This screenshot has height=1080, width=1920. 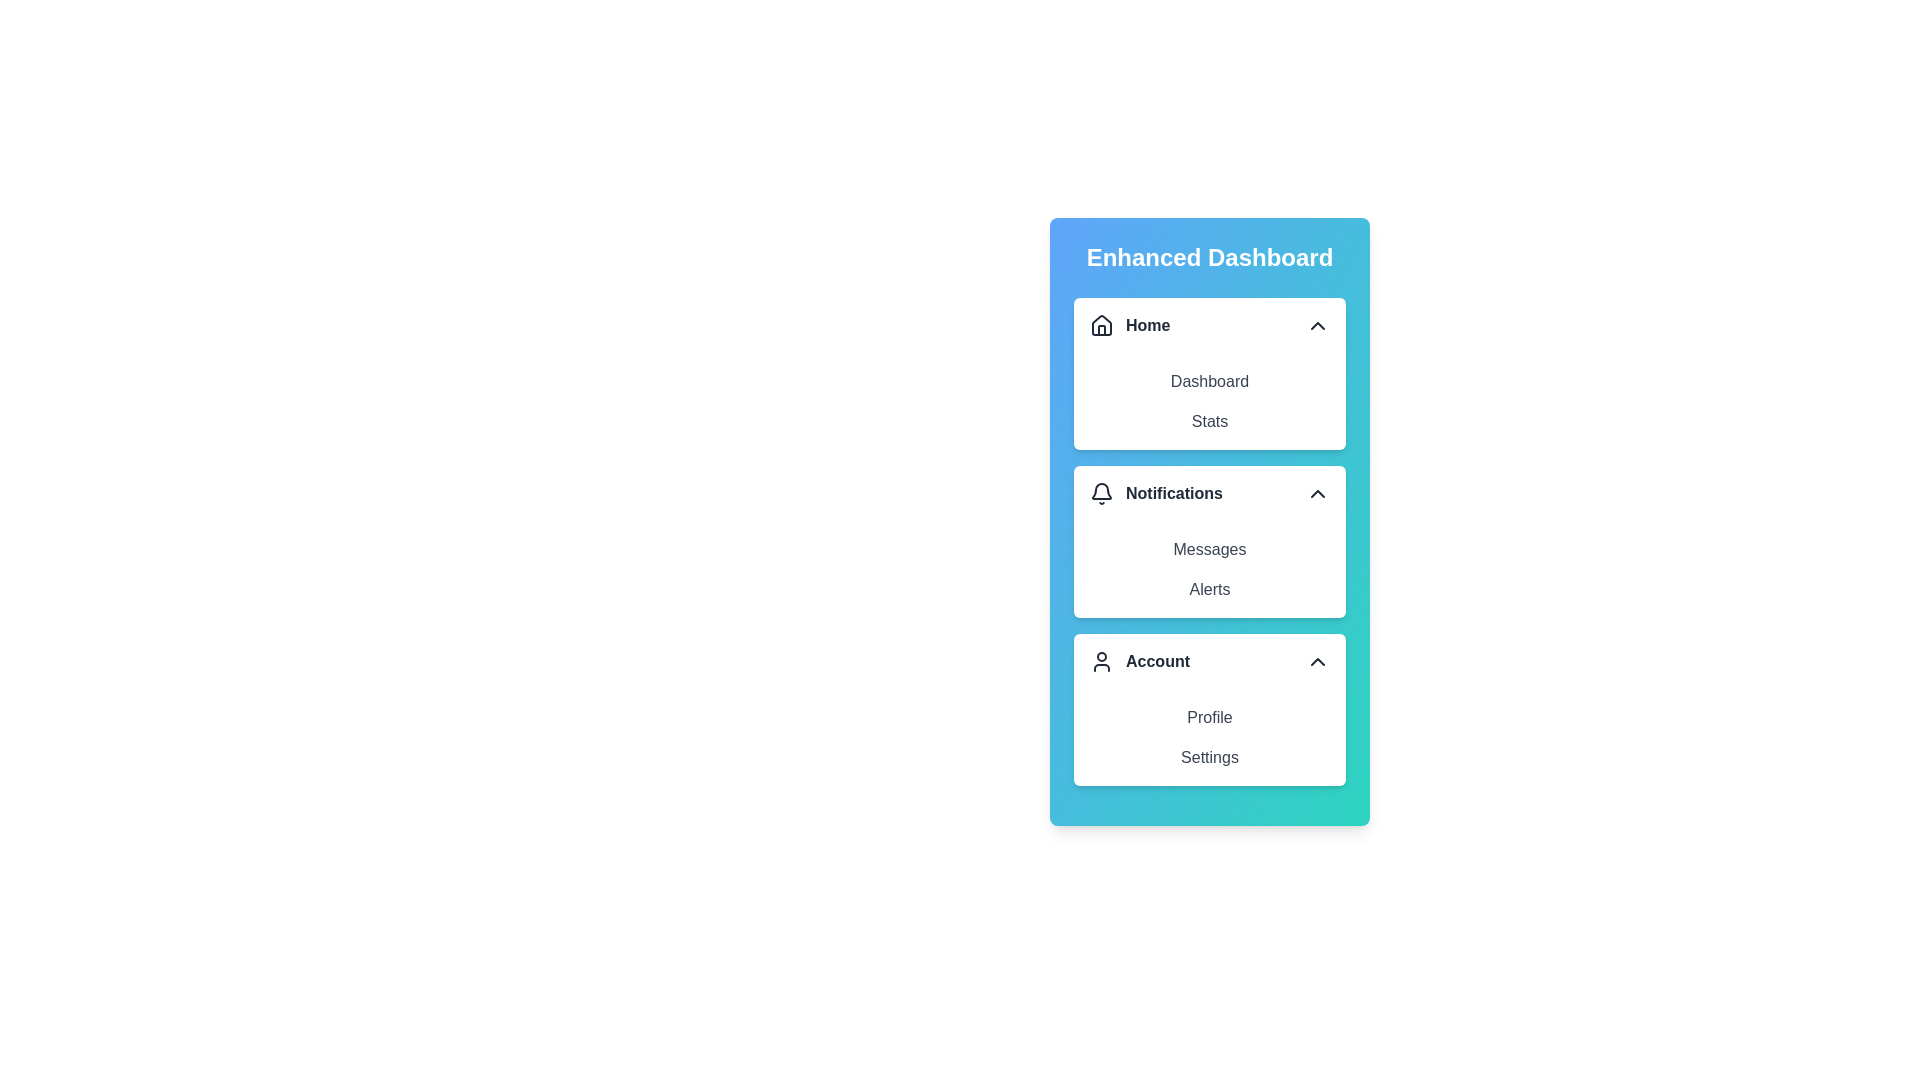 What do you see at coordinates (1208, 325) in the screenshot?
I see `the header of the menu section labeled Home to toggle its expanded/collapsed state` at bounding box center [1208, 325].